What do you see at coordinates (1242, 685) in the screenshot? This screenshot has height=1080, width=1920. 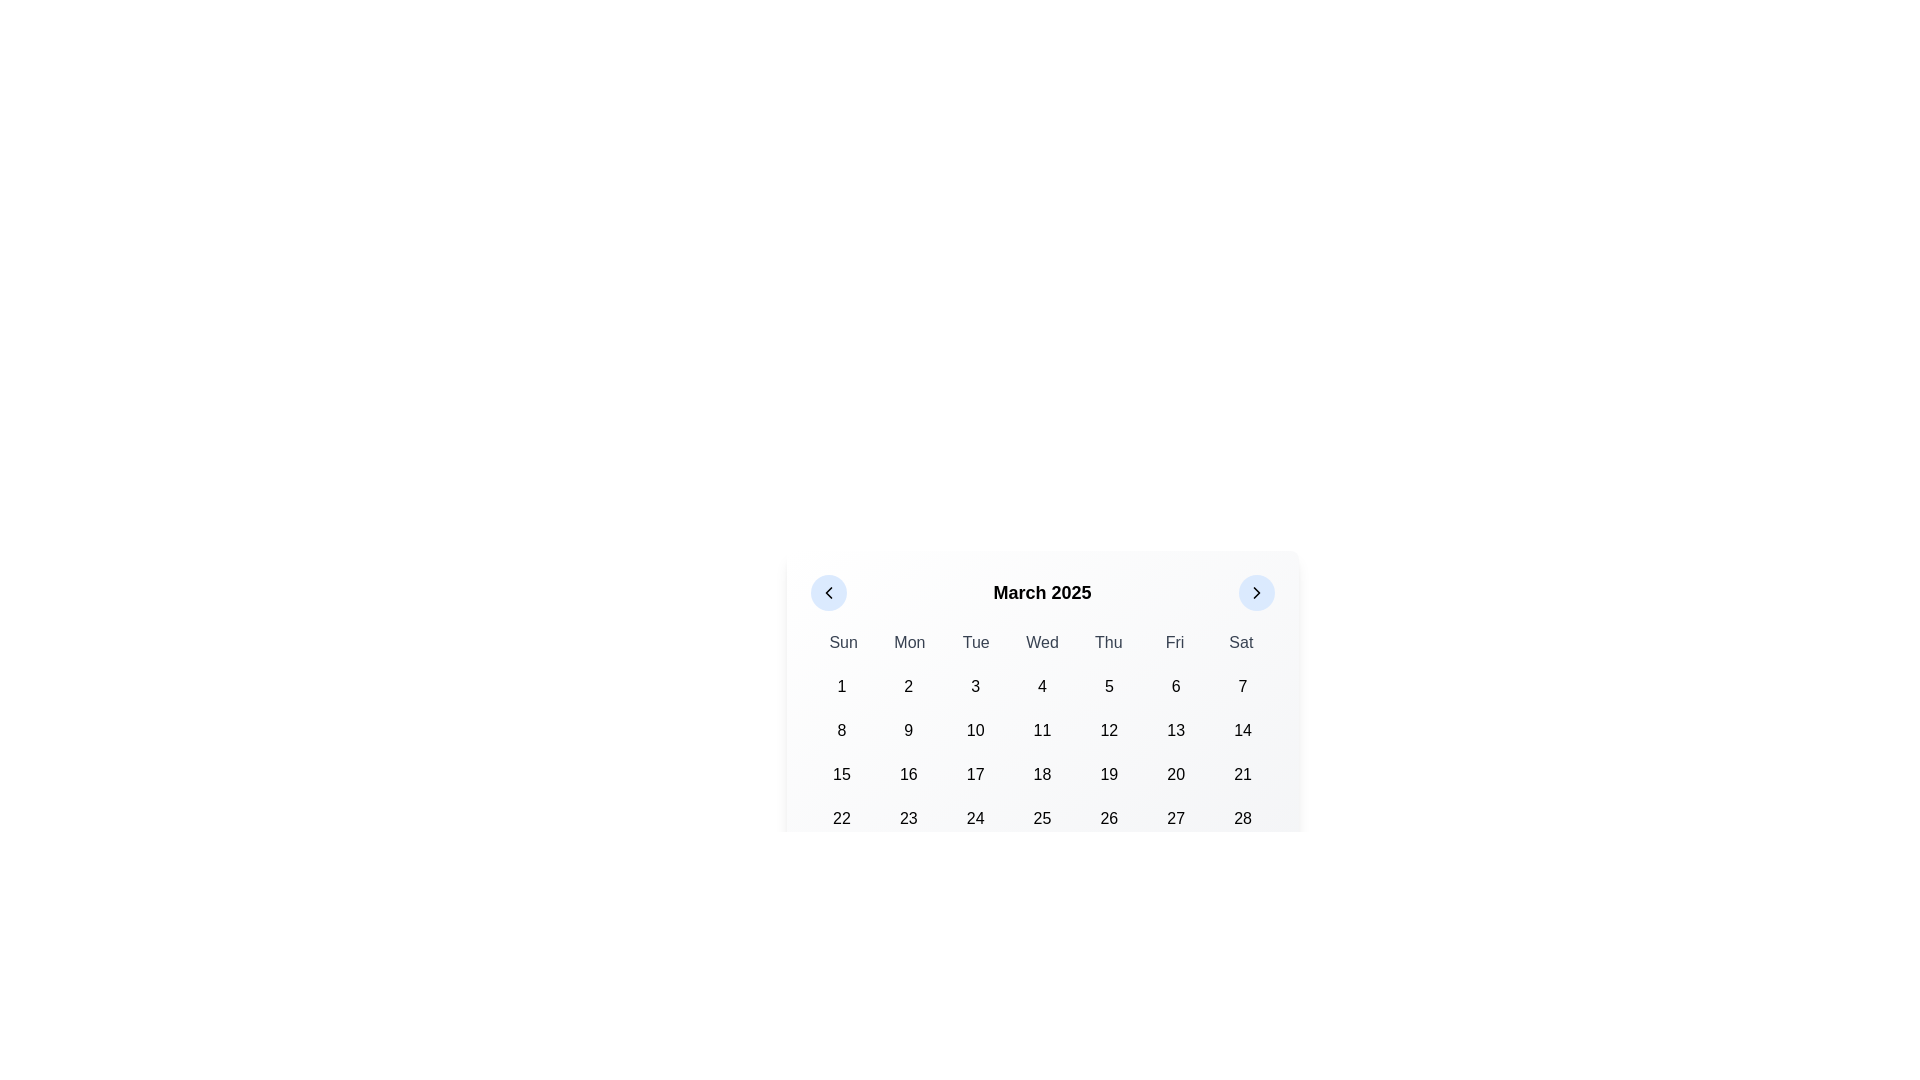 I see `the button representing the date '7' in the calendar interface, located in the top-right corner of the grid under the 'Saturday' column header` at bounding box center [1242, 685].